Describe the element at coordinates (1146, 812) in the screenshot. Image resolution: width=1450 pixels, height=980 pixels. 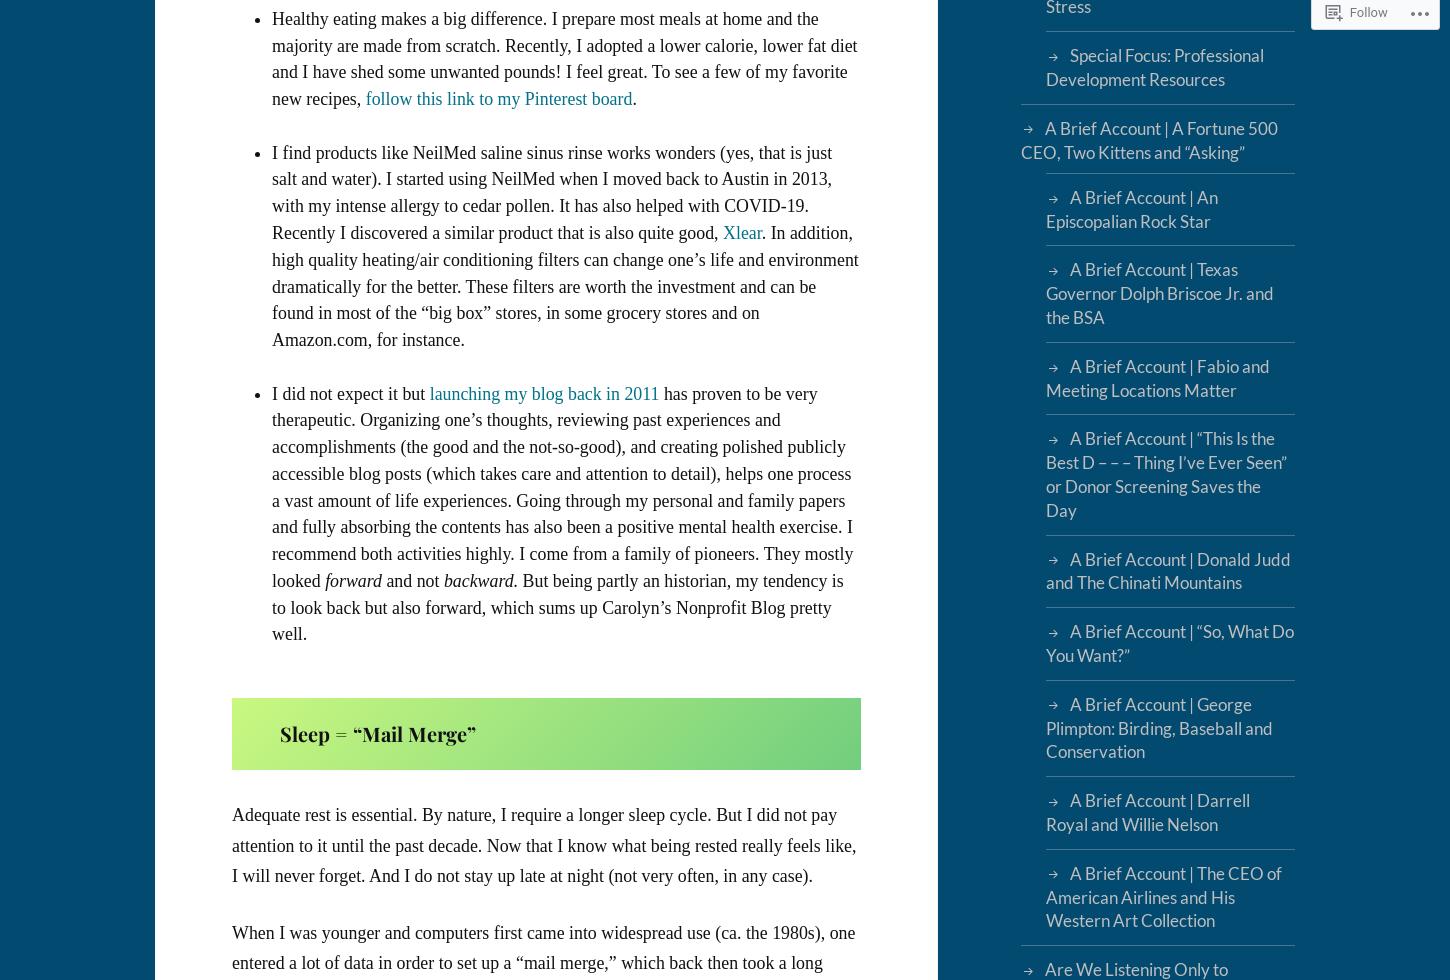
I see `'A Brief Account | Darrell Royal and Willie Nelson'` at that location.